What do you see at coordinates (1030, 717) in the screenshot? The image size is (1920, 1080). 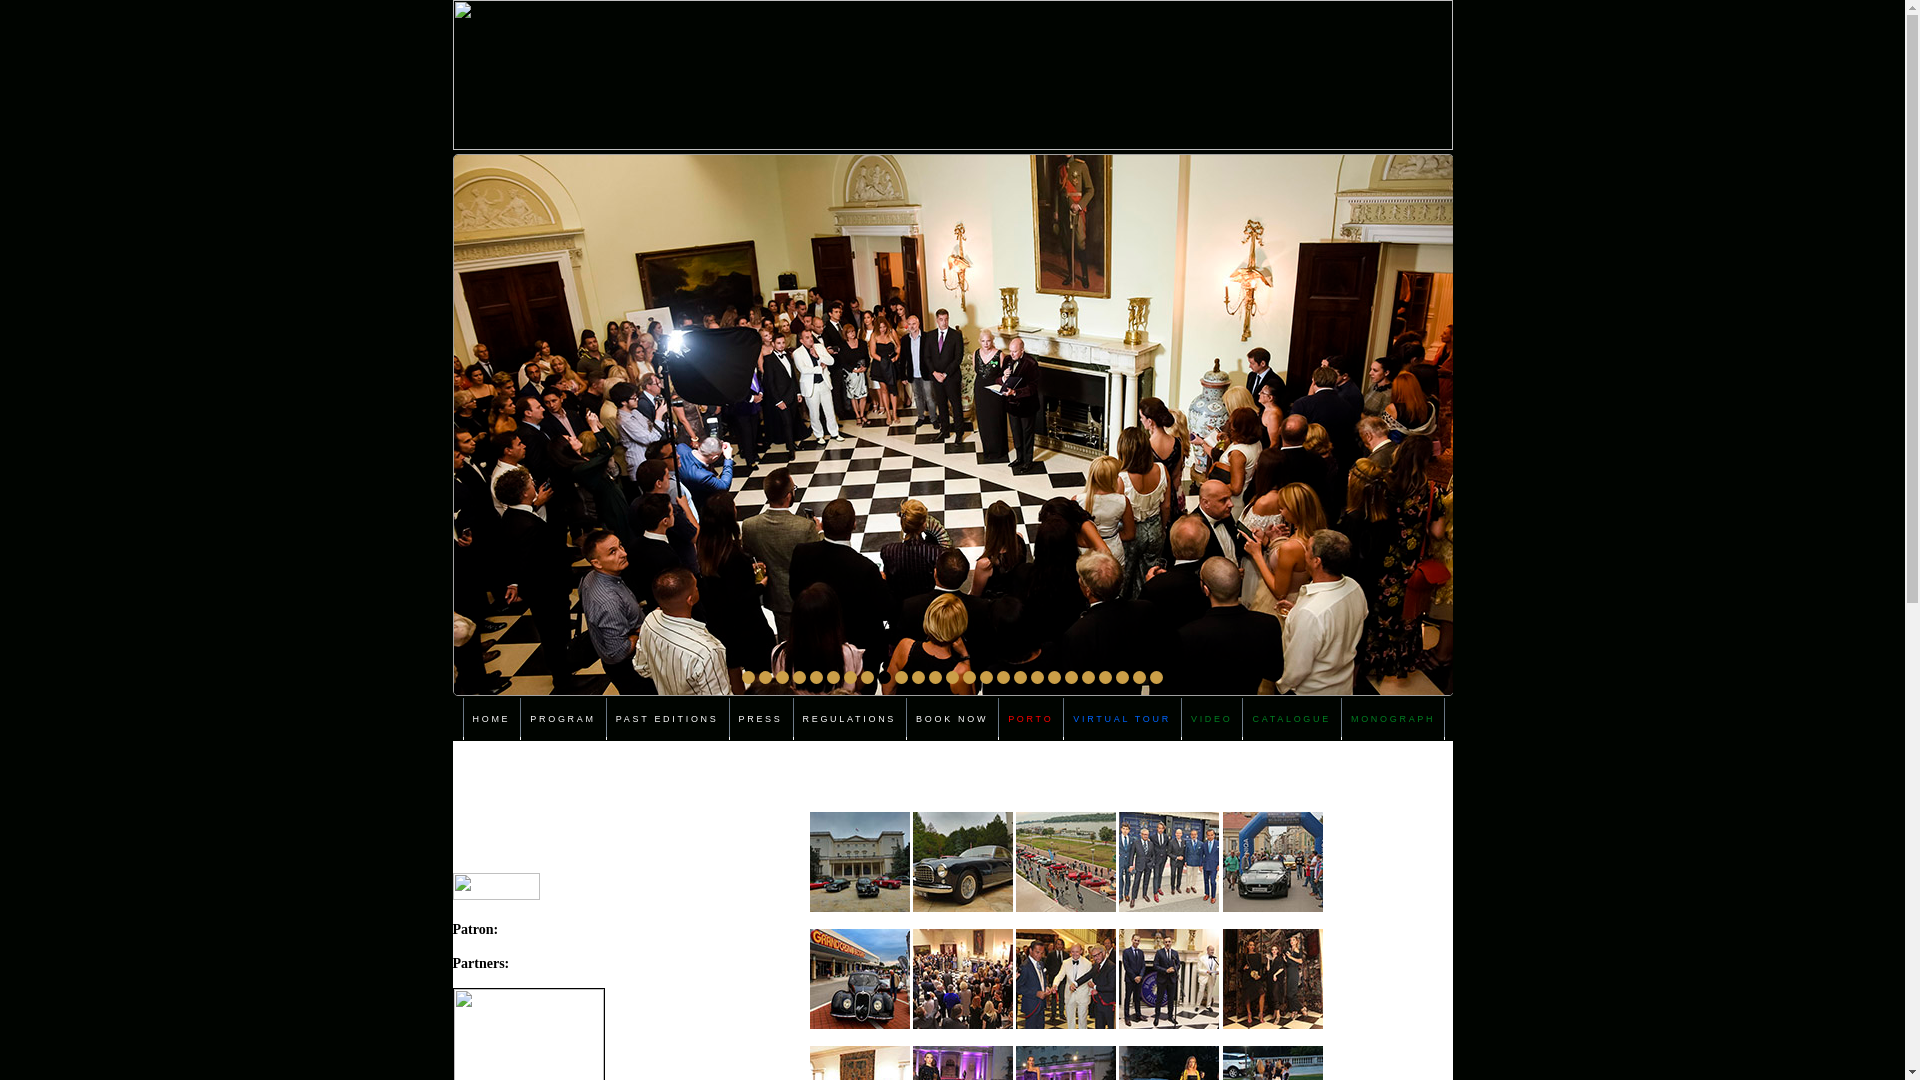 I see `'PORTO'` at bounding box center [1030, 717].